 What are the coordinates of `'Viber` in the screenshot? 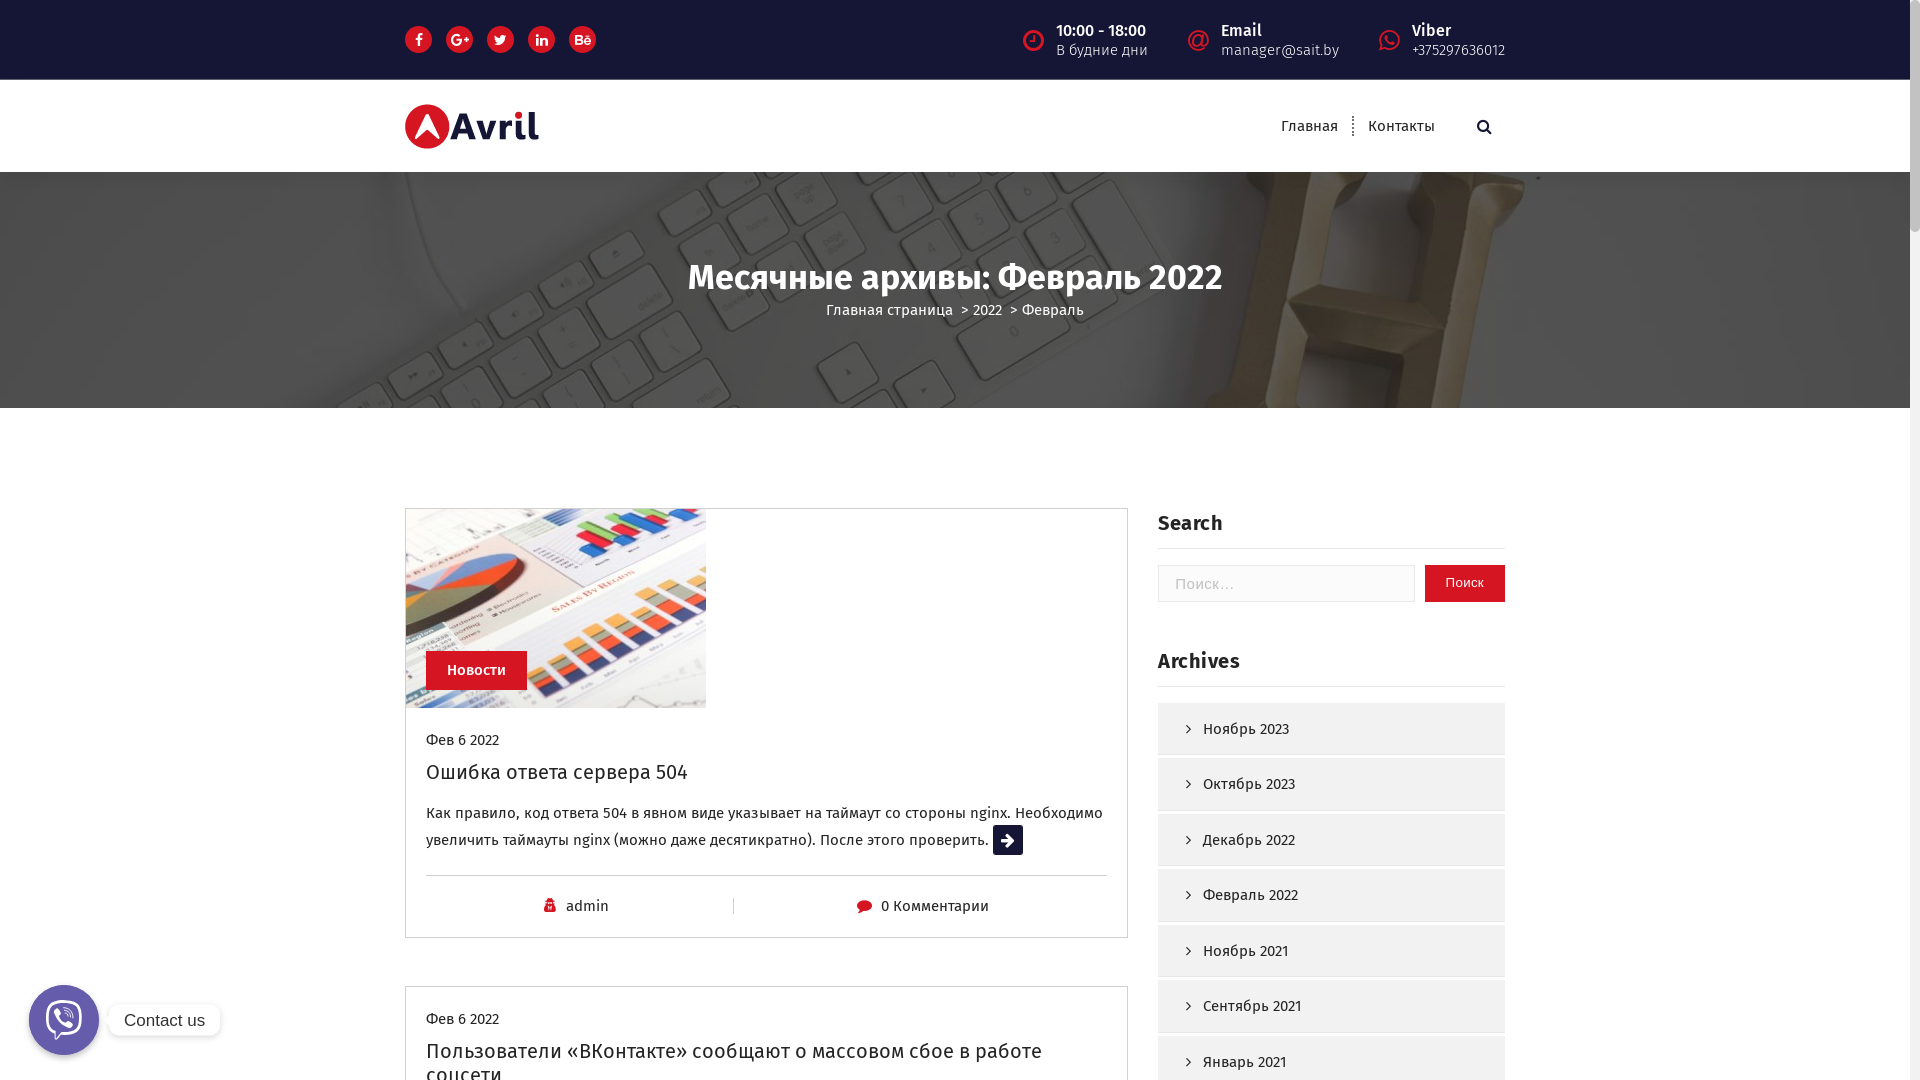 It's located at (1458, 38).